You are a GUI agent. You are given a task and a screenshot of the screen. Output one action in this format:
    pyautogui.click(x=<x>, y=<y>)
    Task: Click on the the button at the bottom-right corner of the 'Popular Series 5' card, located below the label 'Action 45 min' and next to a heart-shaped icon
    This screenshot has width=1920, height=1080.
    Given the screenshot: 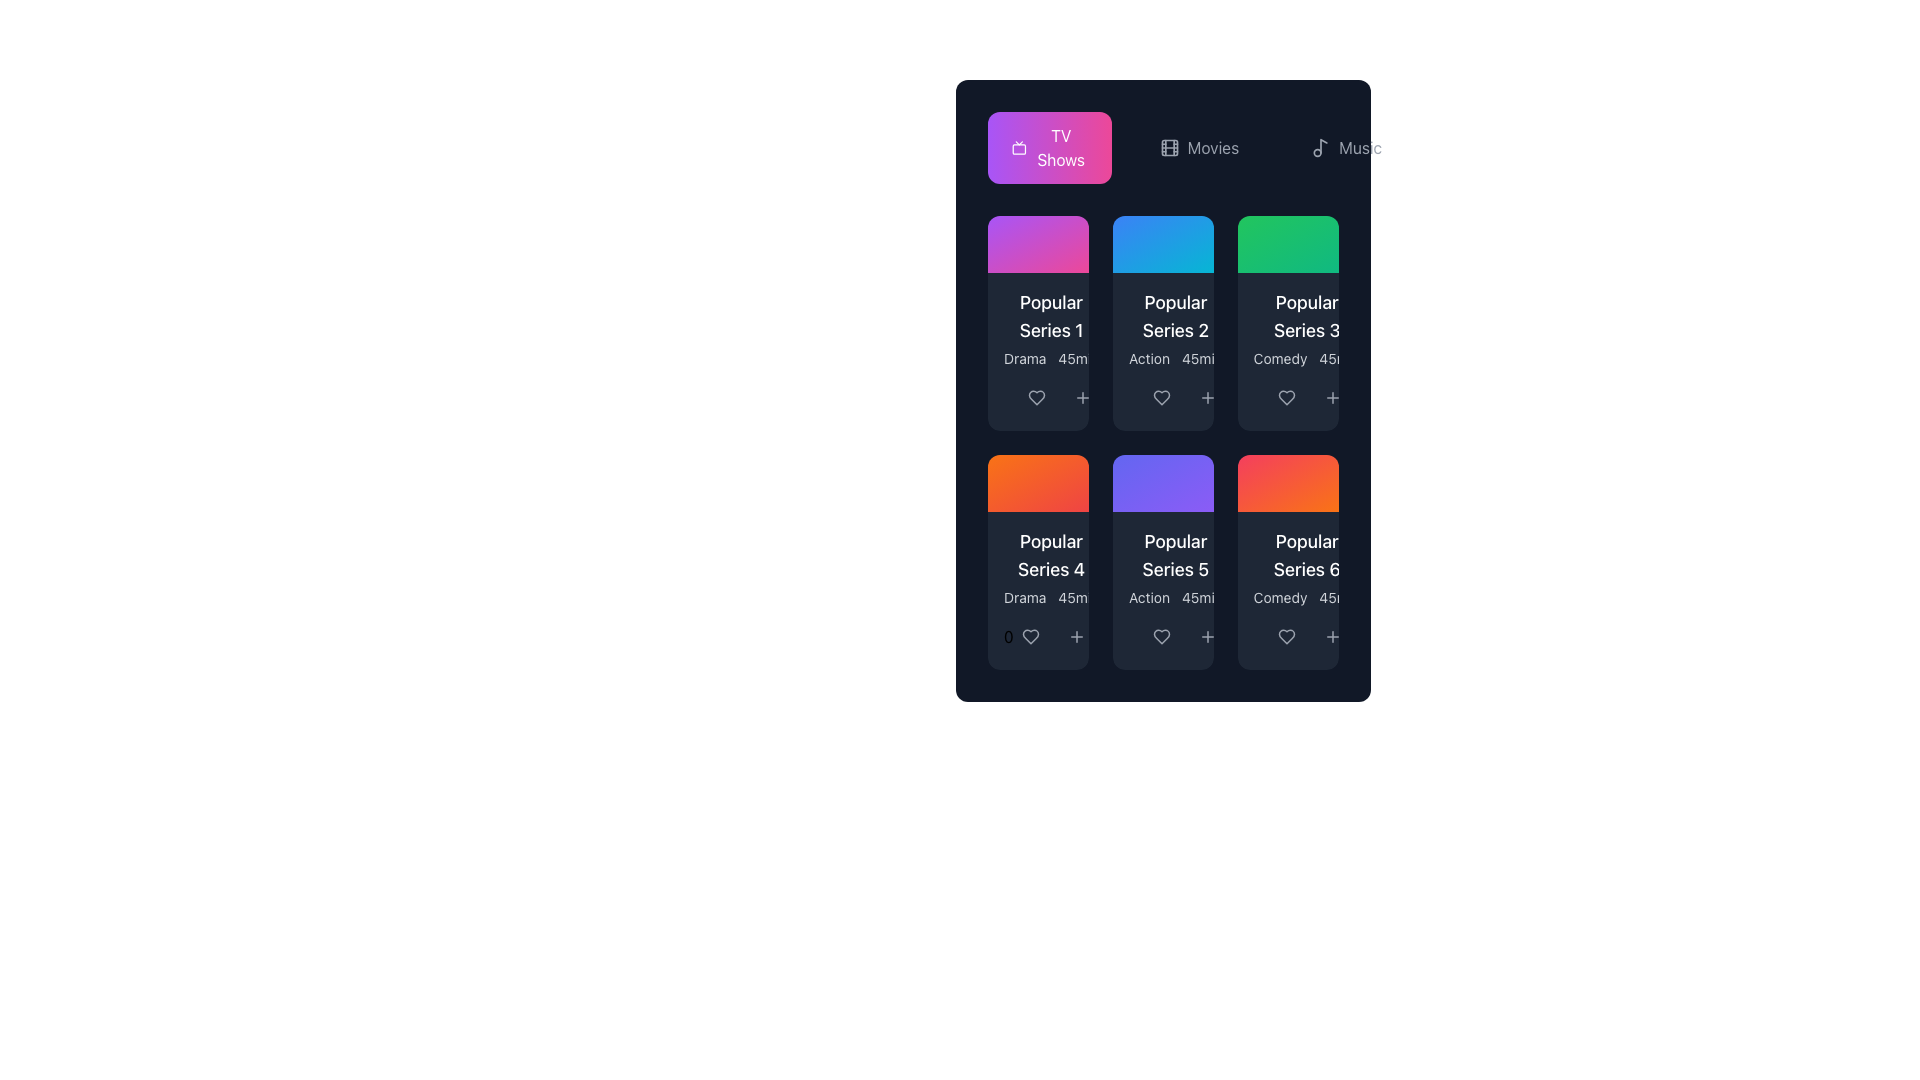 What is the action you would take?
    pyautogui.click(x=1207, y=636)
    